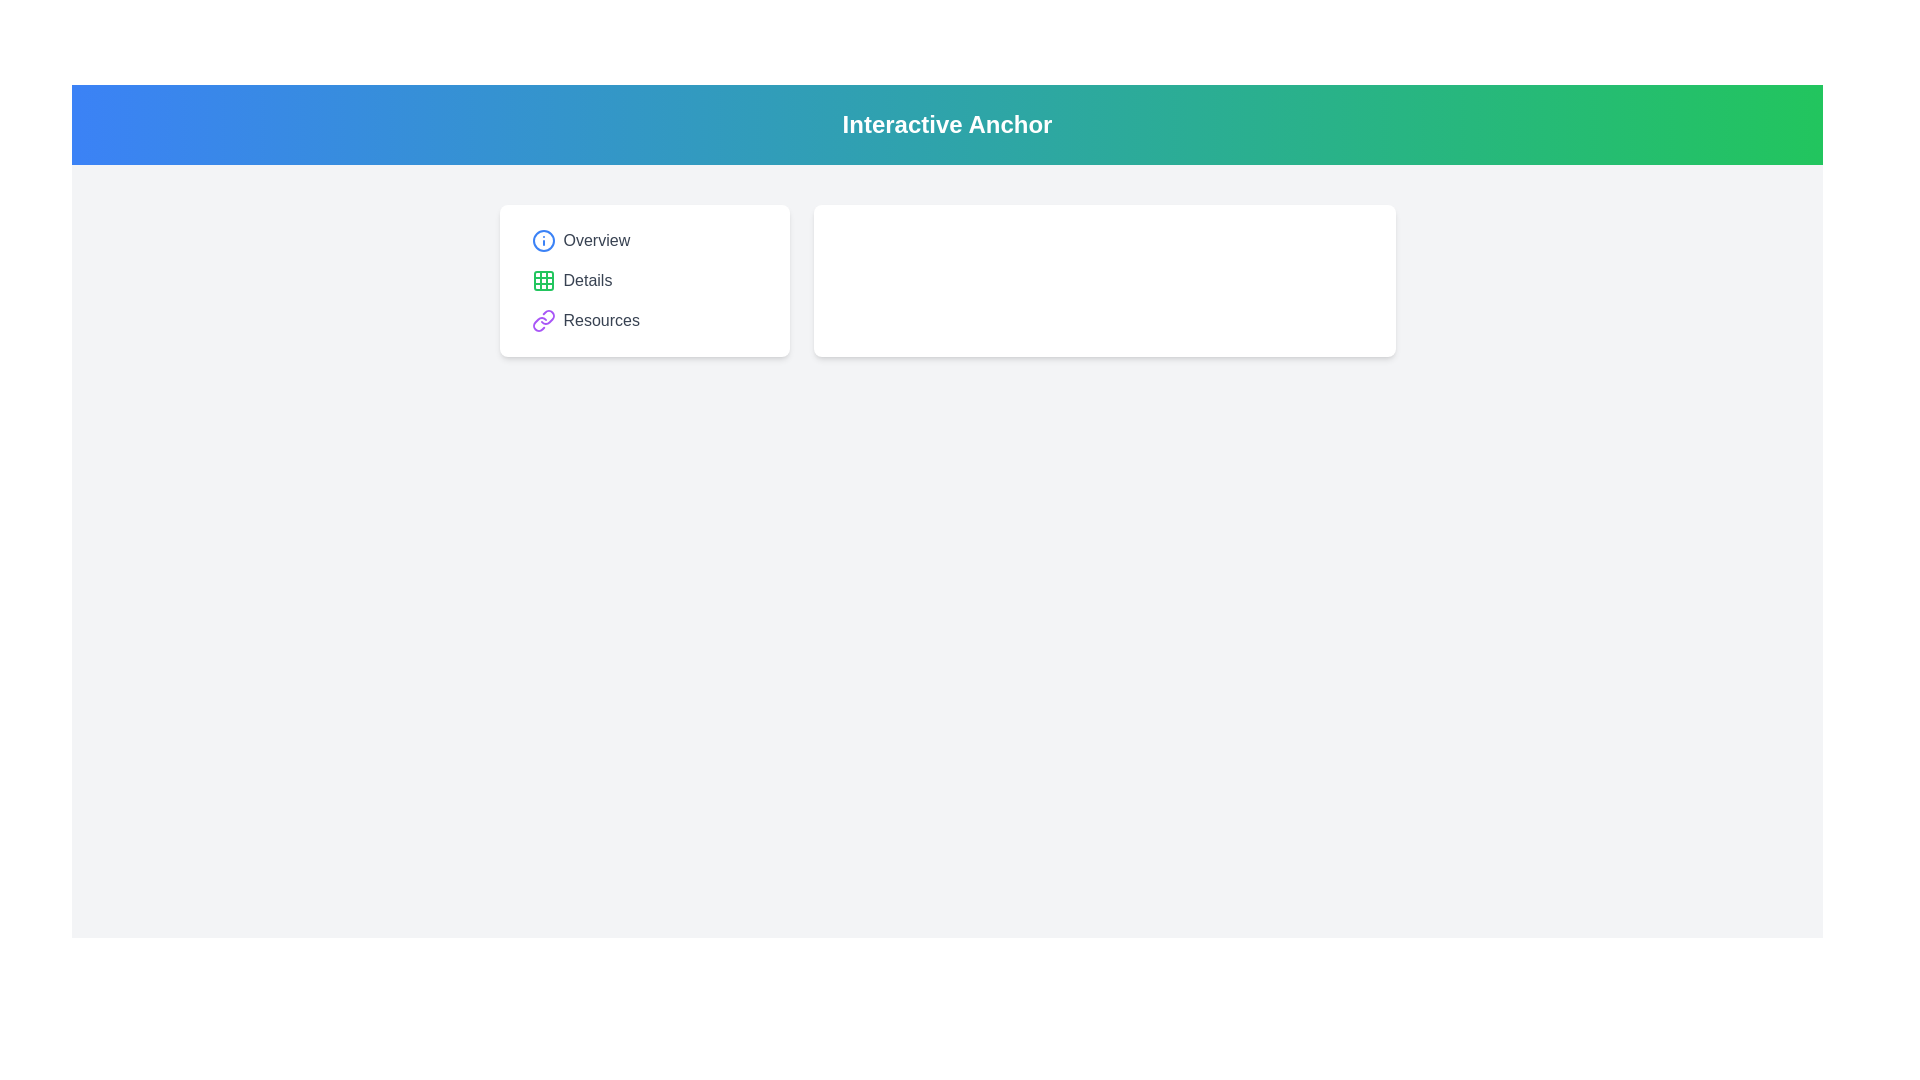 Image resolution: width=1920 pixels, height=1080 pixels. What do you see at coordinates (586, 281) in the screenshot?
I see `text of the 'Details' label, which is displayed in gray color and positioned above the 'Resources' label and after the green grid icon` at bounding box center [586, 281].